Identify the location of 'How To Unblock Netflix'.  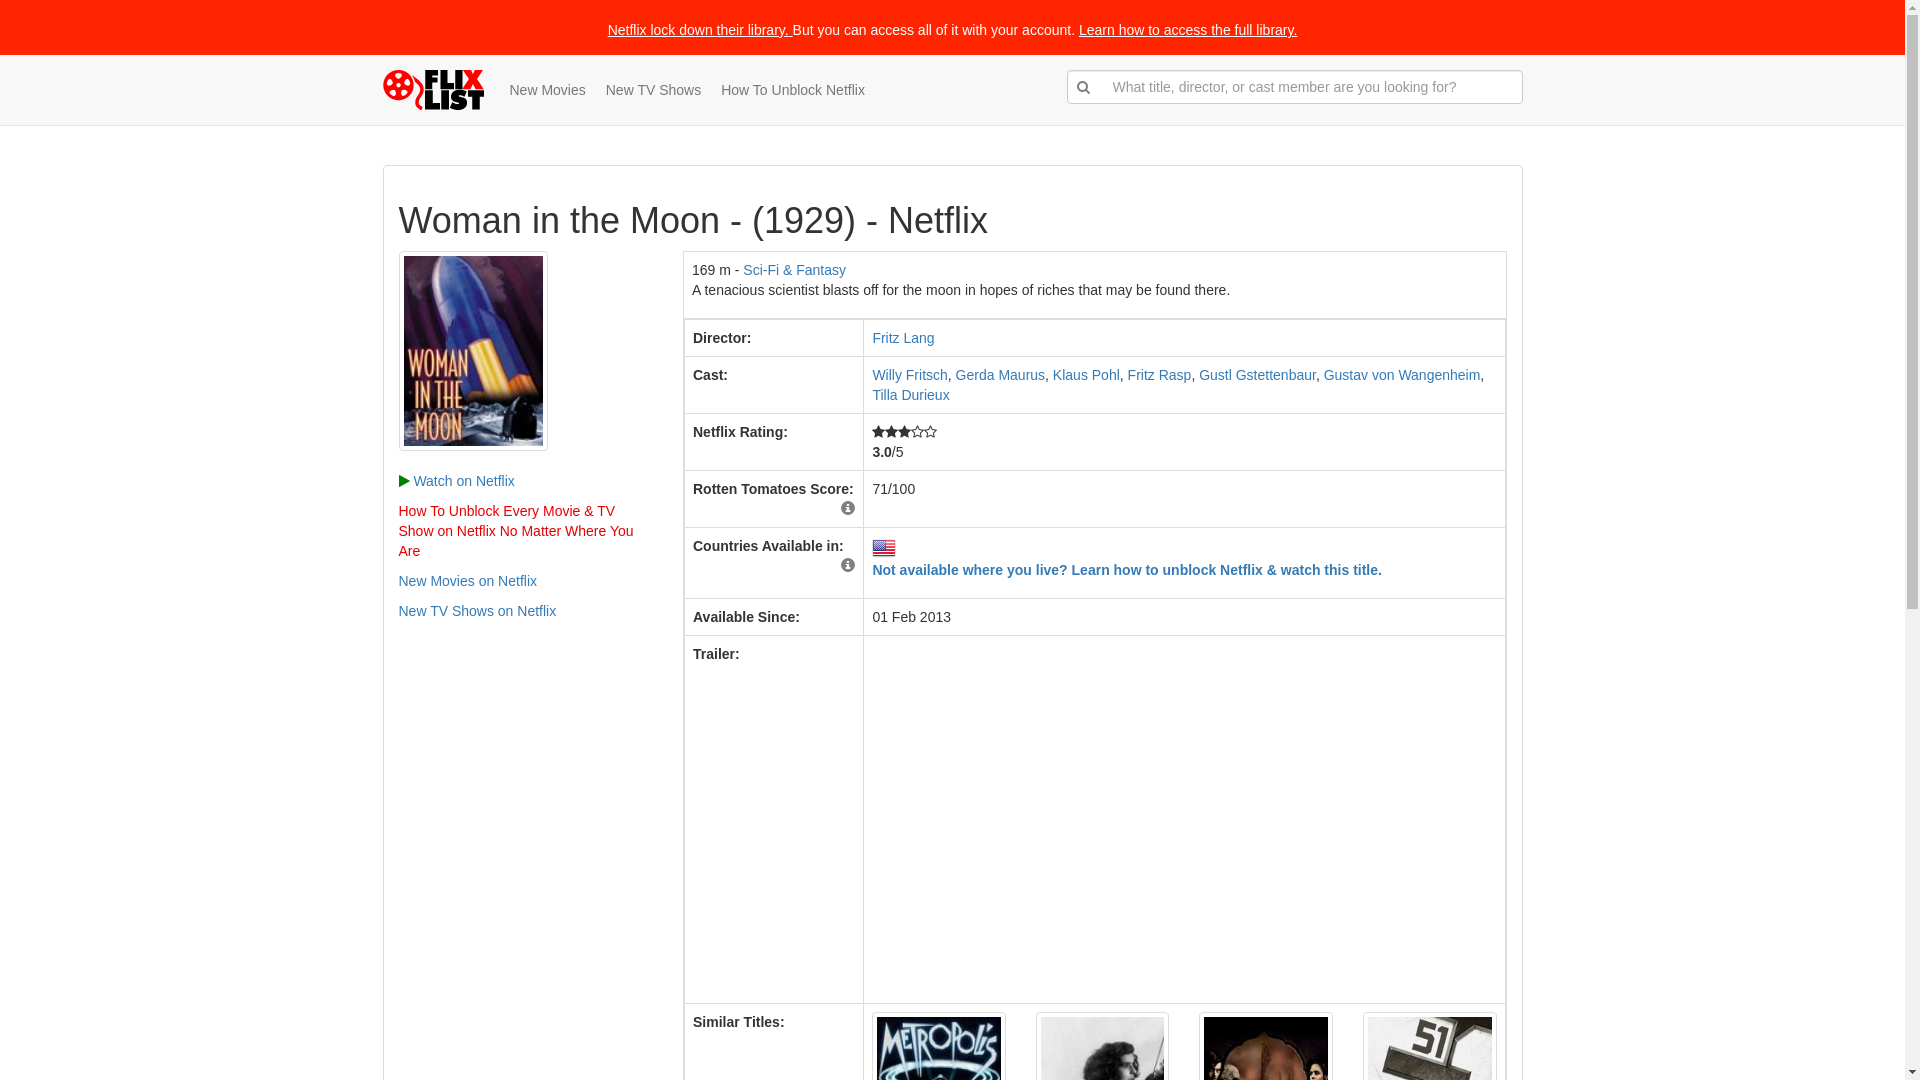
(791, 88).